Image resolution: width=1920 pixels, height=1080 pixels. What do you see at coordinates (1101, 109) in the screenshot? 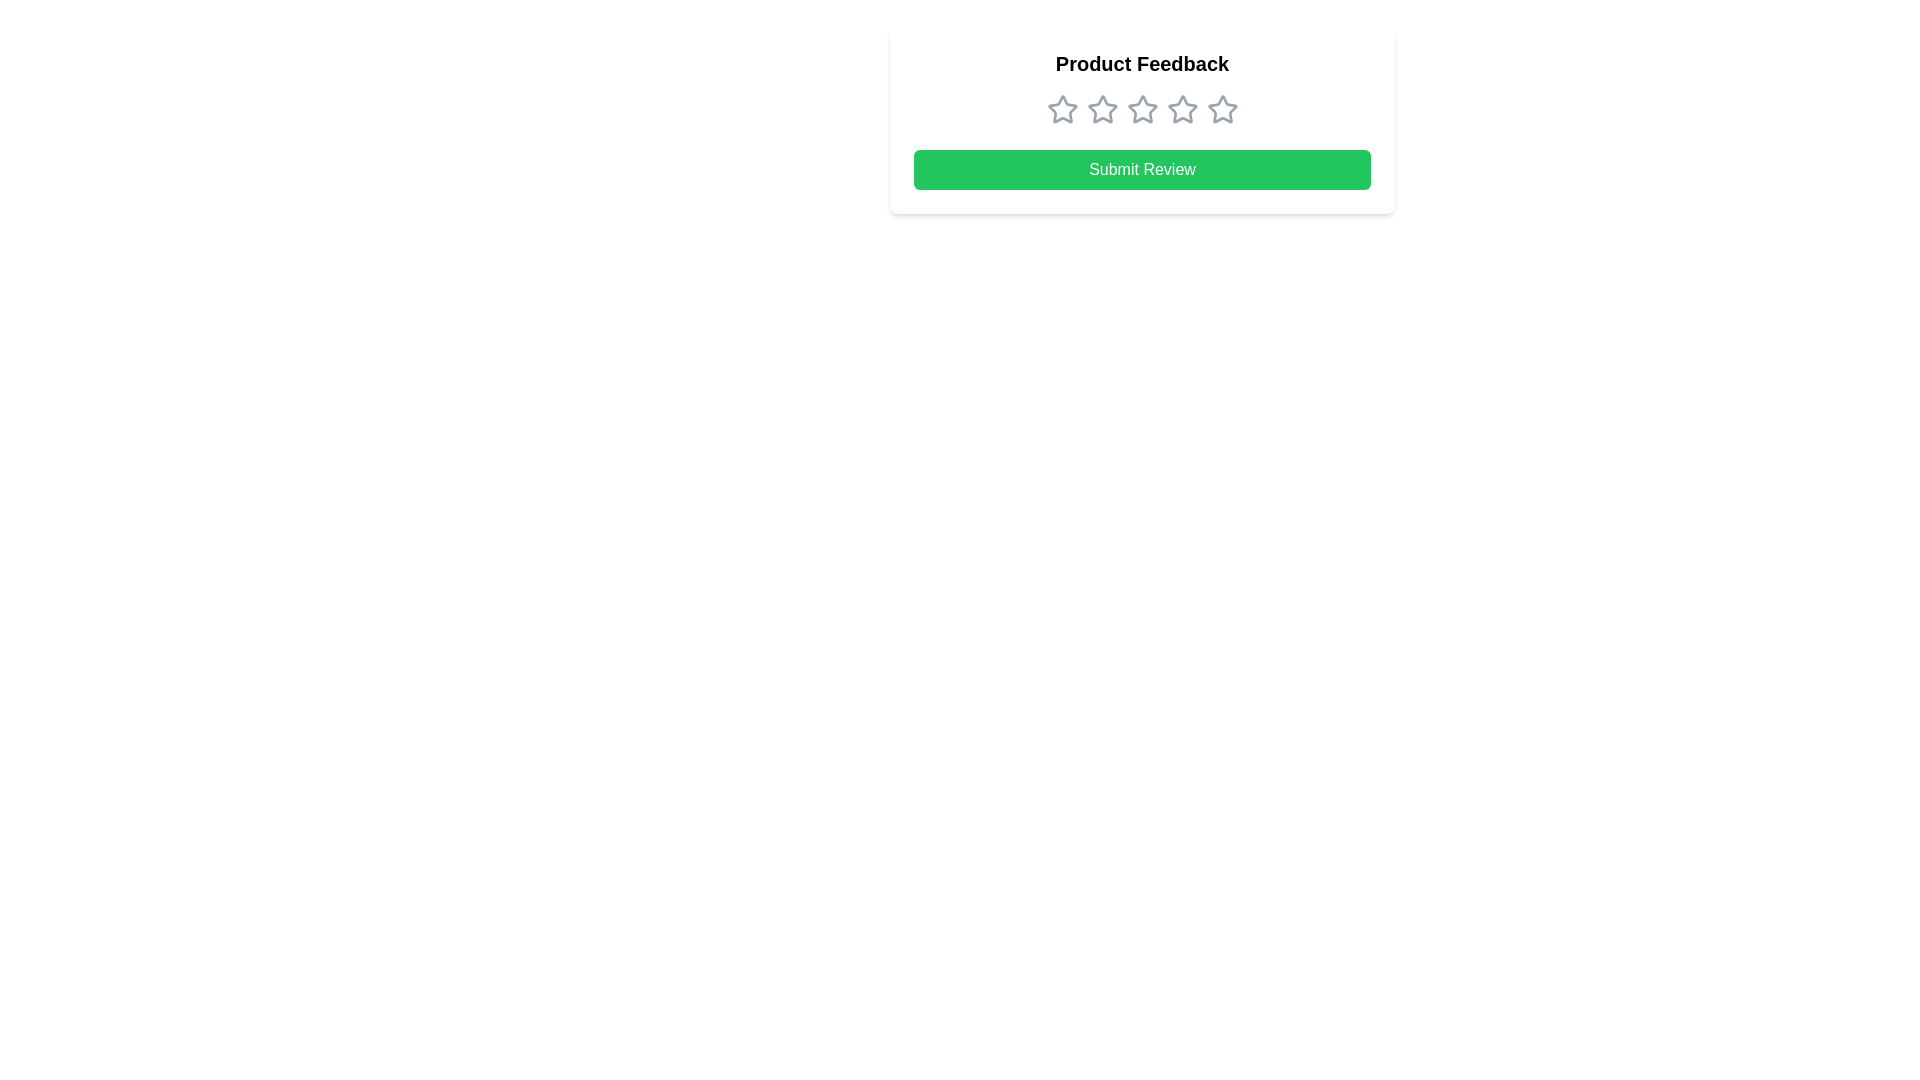
I see `the second star icon in the rating system` at bounding box center [1101, 109].